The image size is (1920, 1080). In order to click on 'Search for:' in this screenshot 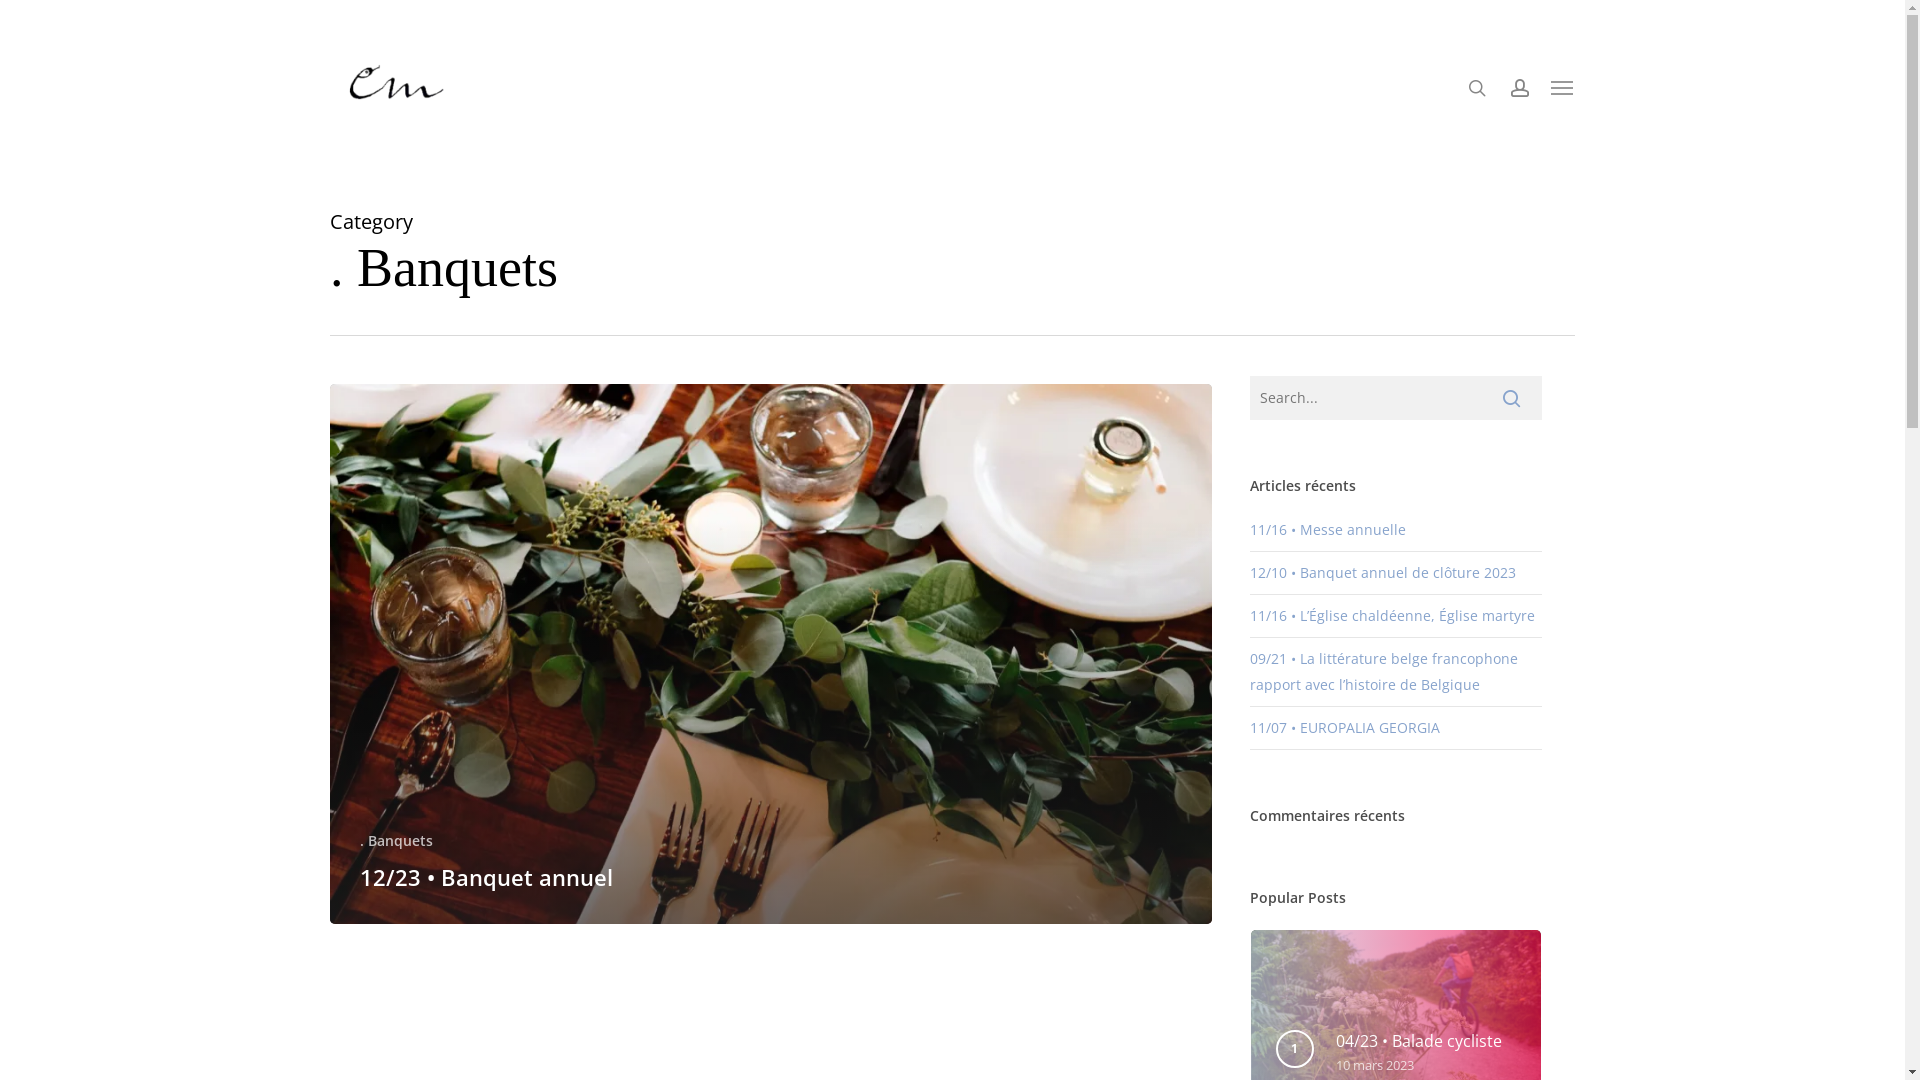, I will do `click(1395, 397)`.